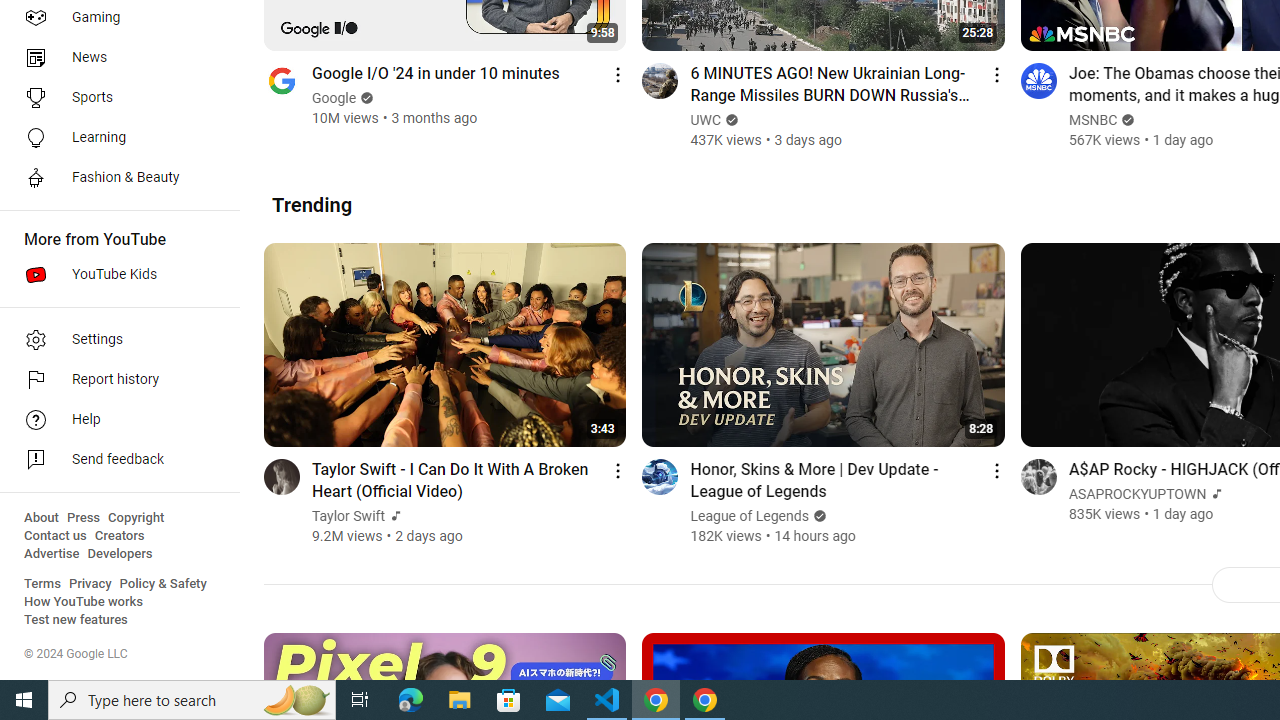  What do you see at coordinates (311, 204) in the screenshot?
I see `'Trending'` at bounding box center [311, 204].